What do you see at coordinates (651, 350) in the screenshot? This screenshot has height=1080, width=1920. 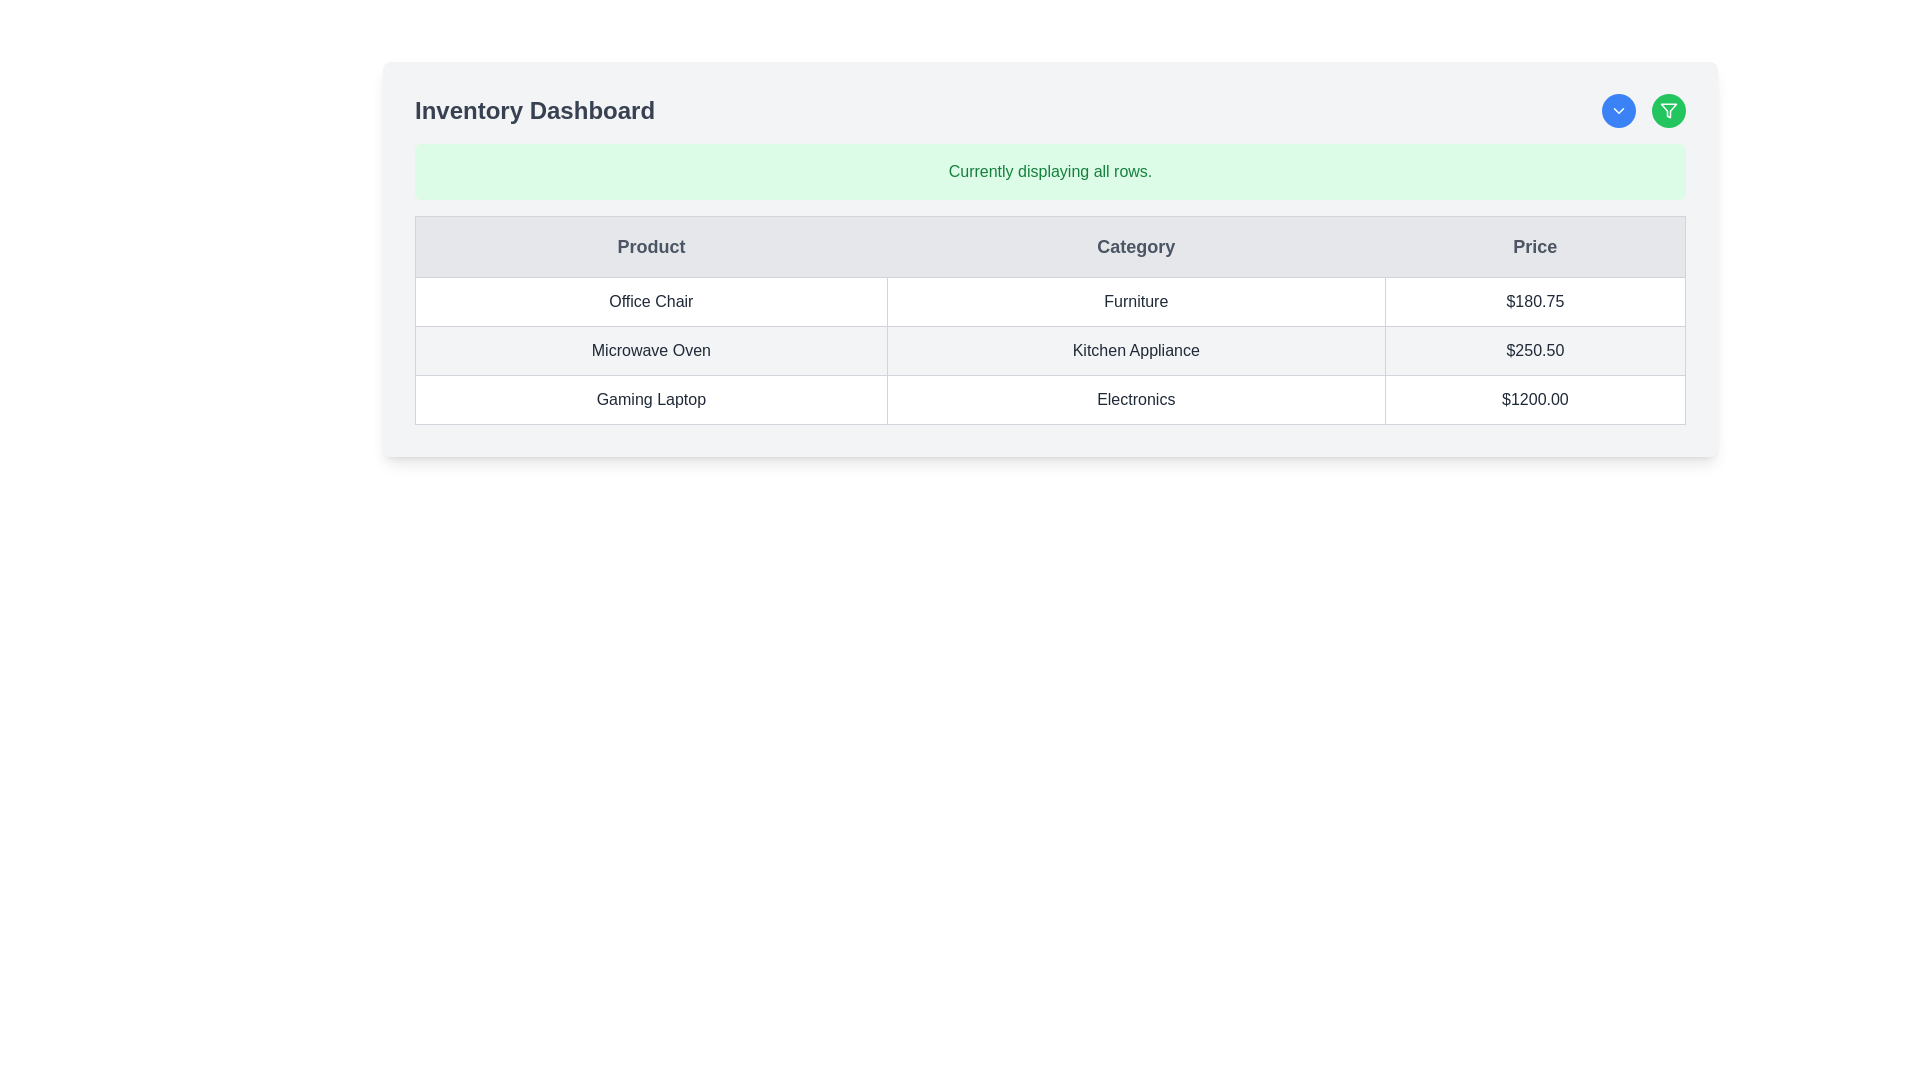 I see `text displayed in the 'Product' column of the inventory table, specifically the label for 'Microwave Oven' located in the second row` at bounding box center [651, 350].